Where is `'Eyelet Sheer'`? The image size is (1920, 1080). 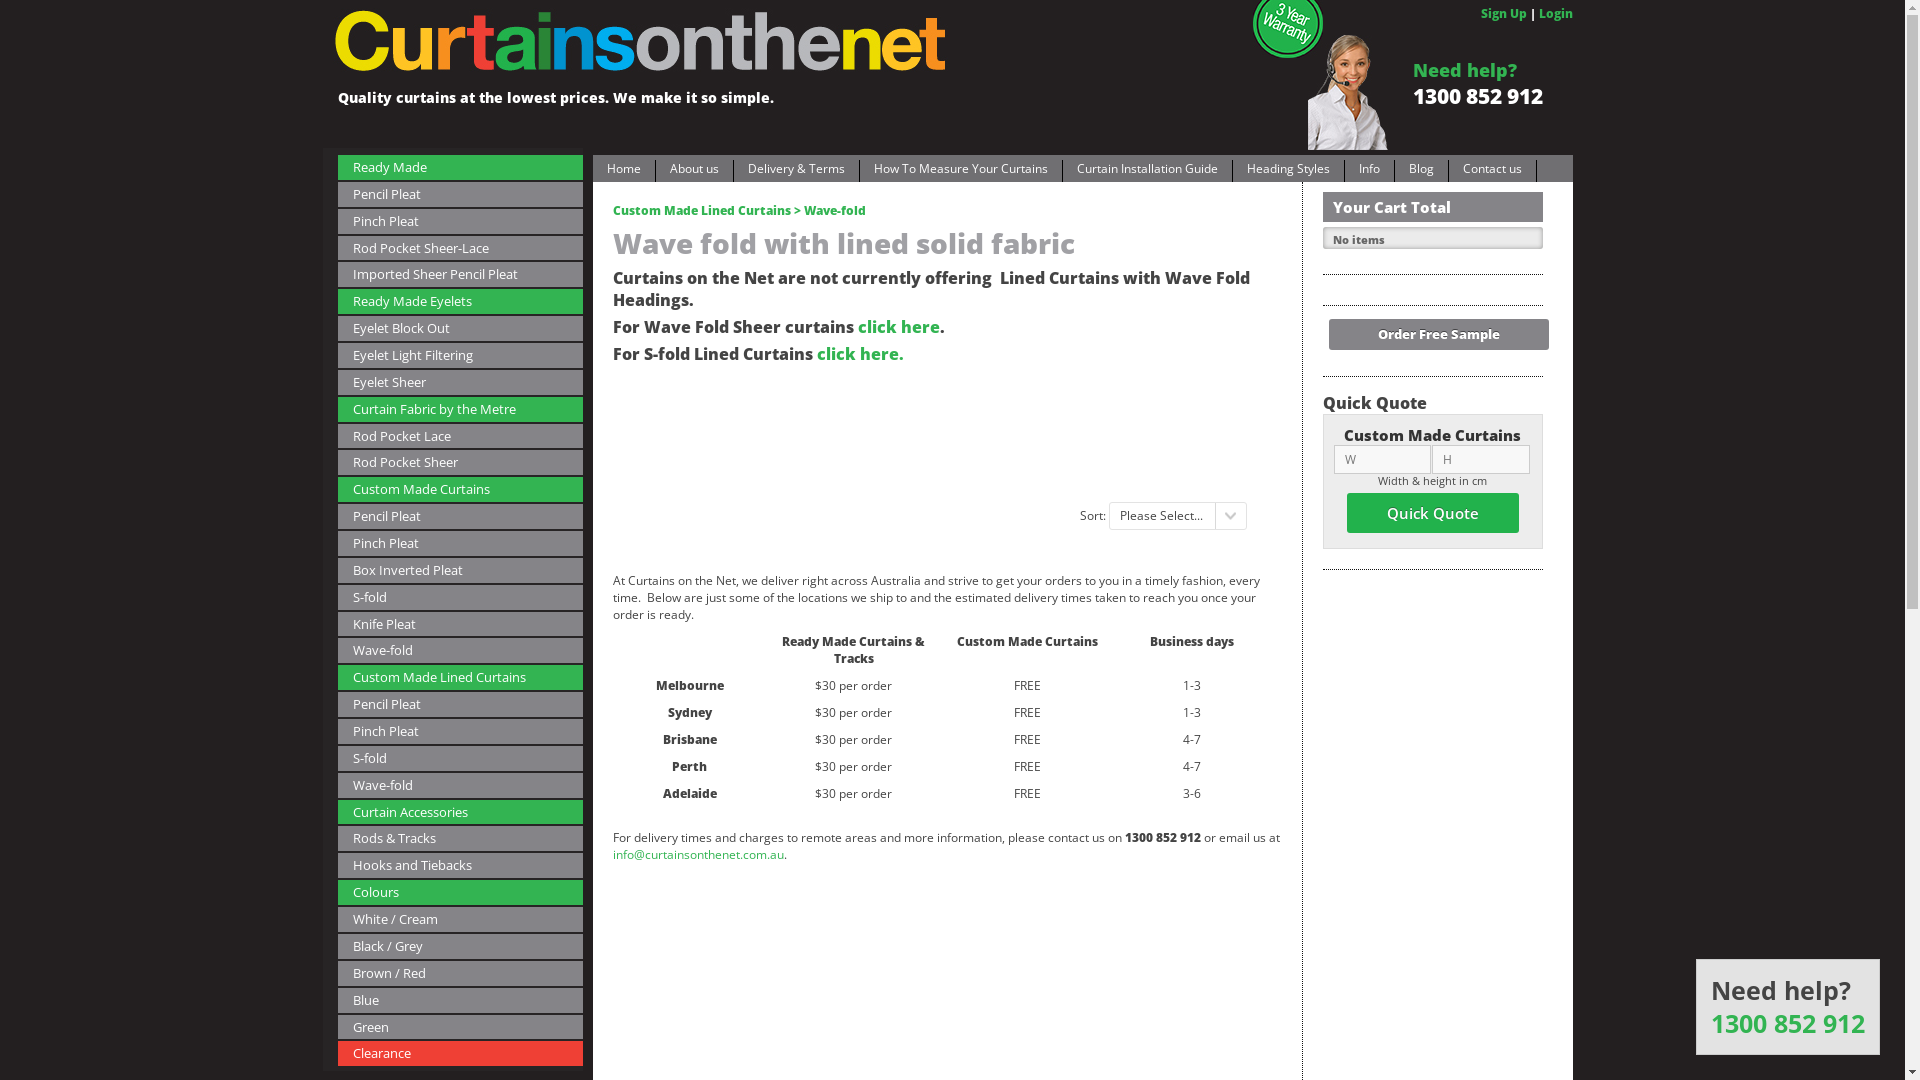 'Eyelet Sheer' is located at coordinates (459, 382).